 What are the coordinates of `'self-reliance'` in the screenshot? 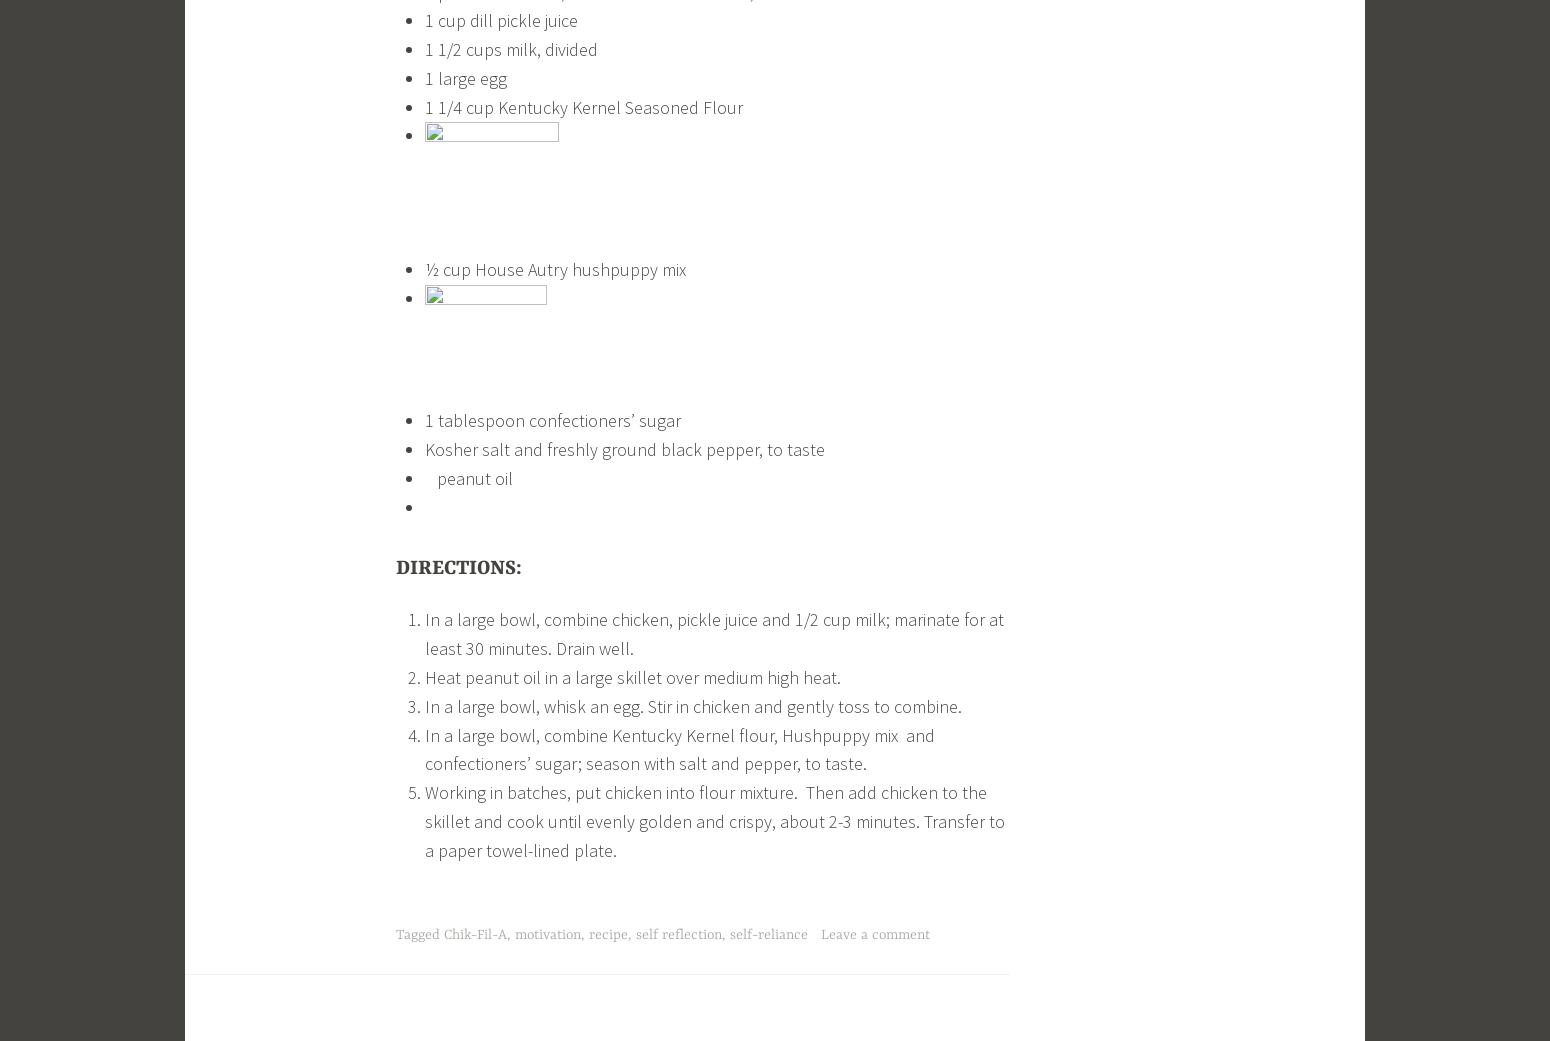 It's located at (768, 934).